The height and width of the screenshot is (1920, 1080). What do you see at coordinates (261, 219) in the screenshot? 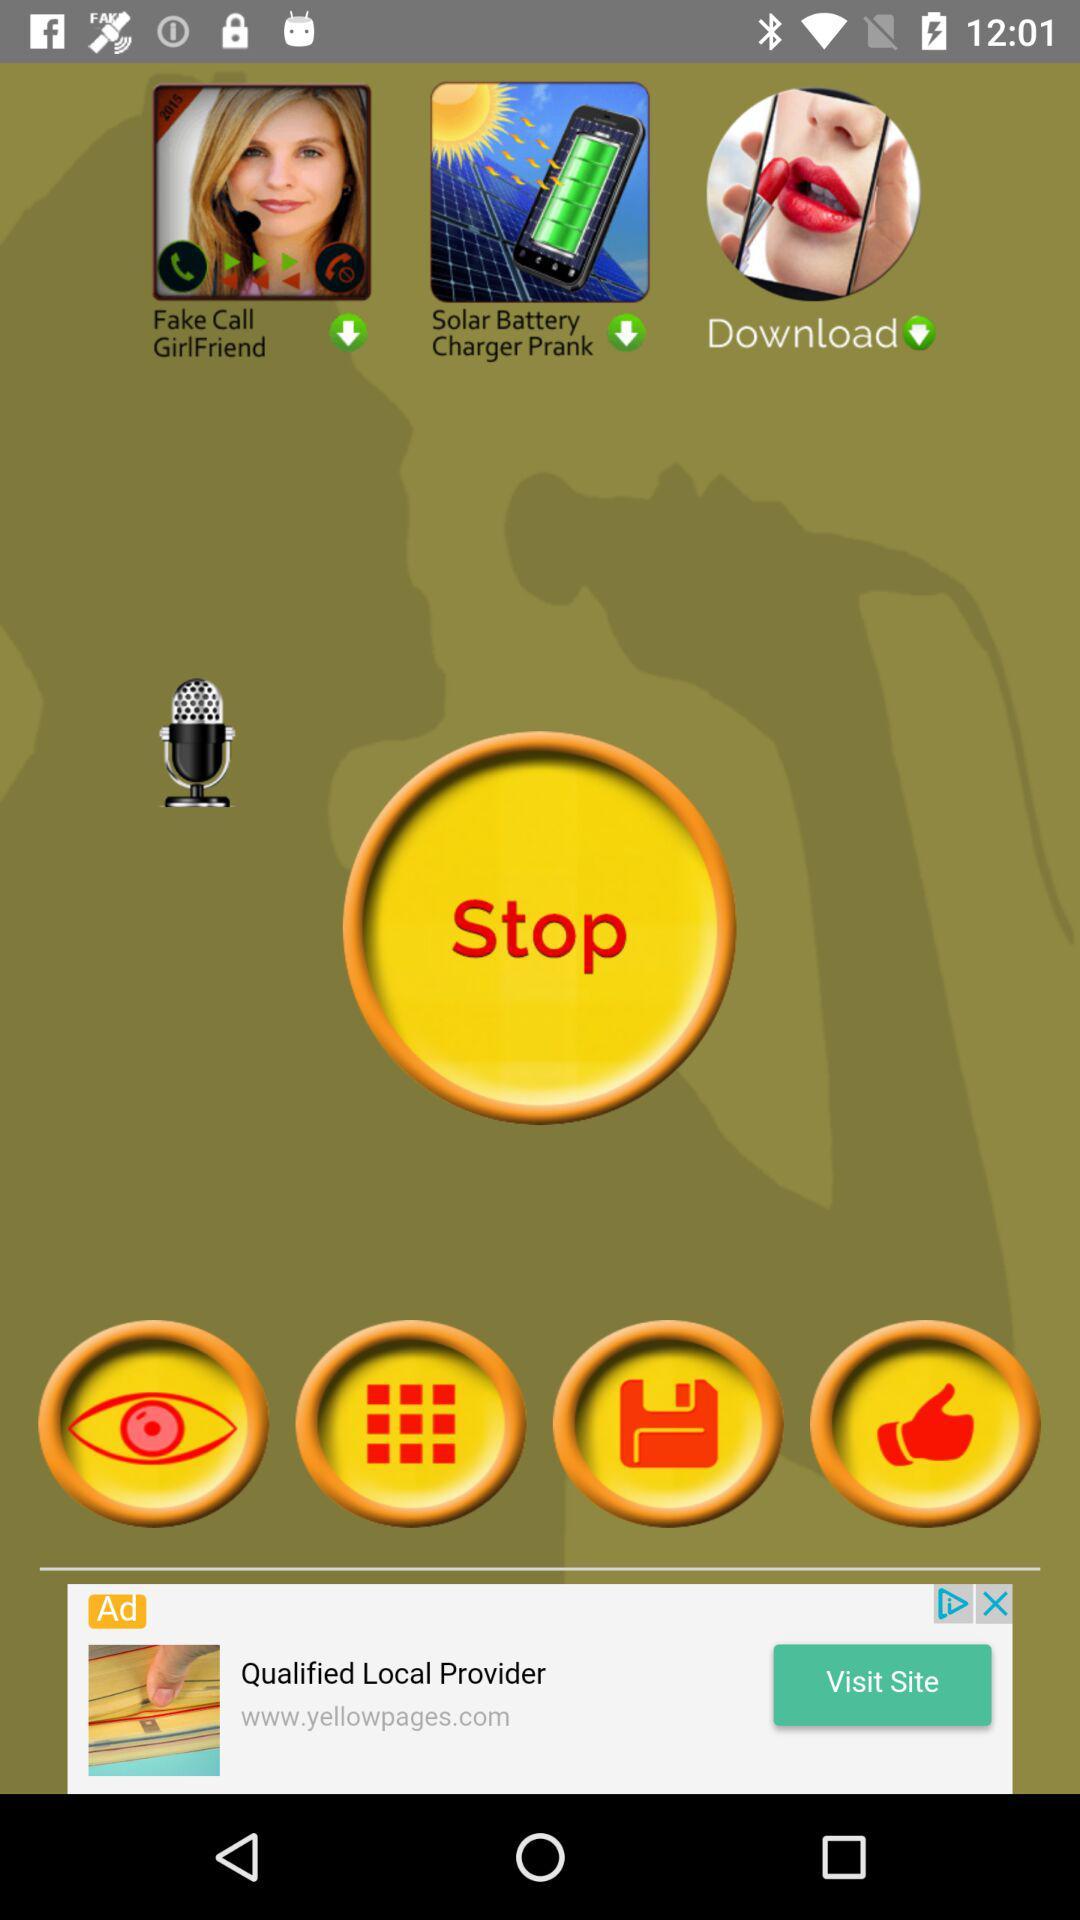
I see `fake girlfriend calling` at bounding box center [261, 219].